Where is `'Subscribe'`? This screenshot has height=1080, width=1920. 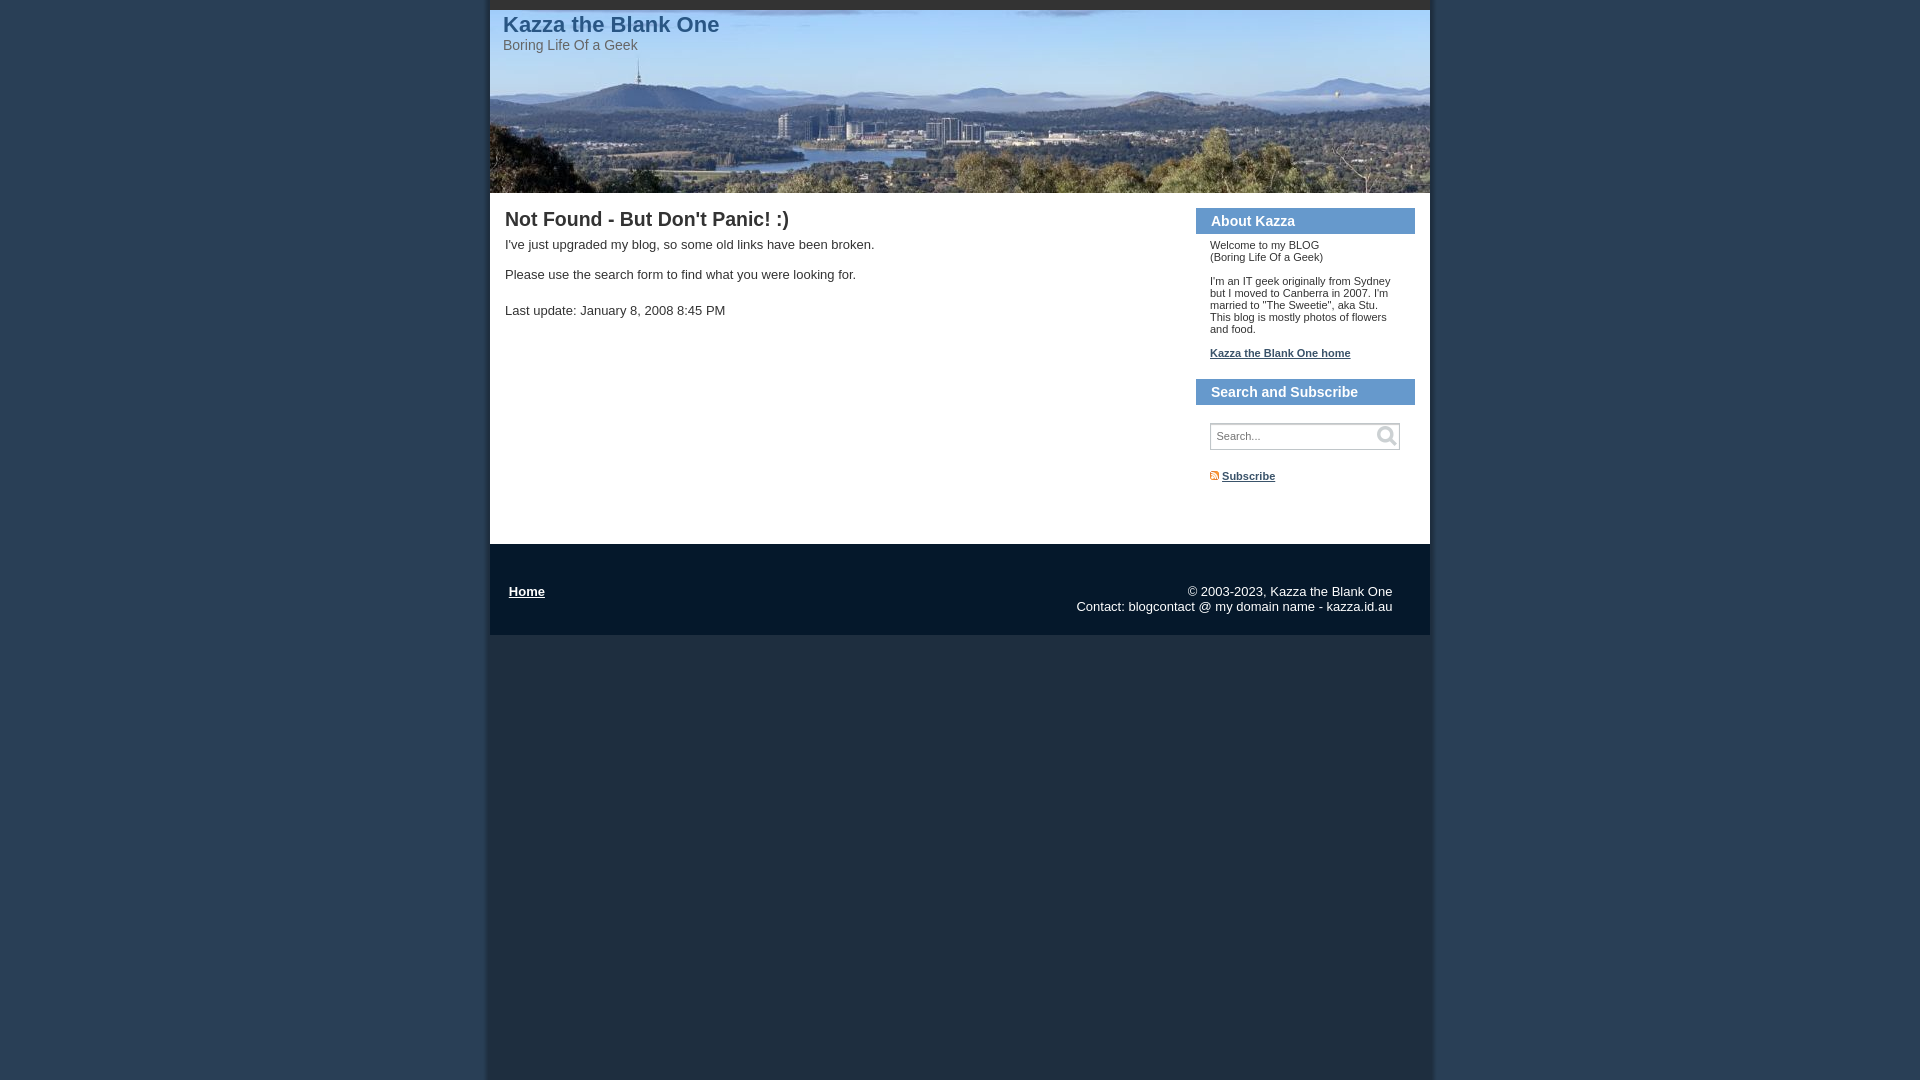 'Subscribe' is located at coordinates (1247, 475).